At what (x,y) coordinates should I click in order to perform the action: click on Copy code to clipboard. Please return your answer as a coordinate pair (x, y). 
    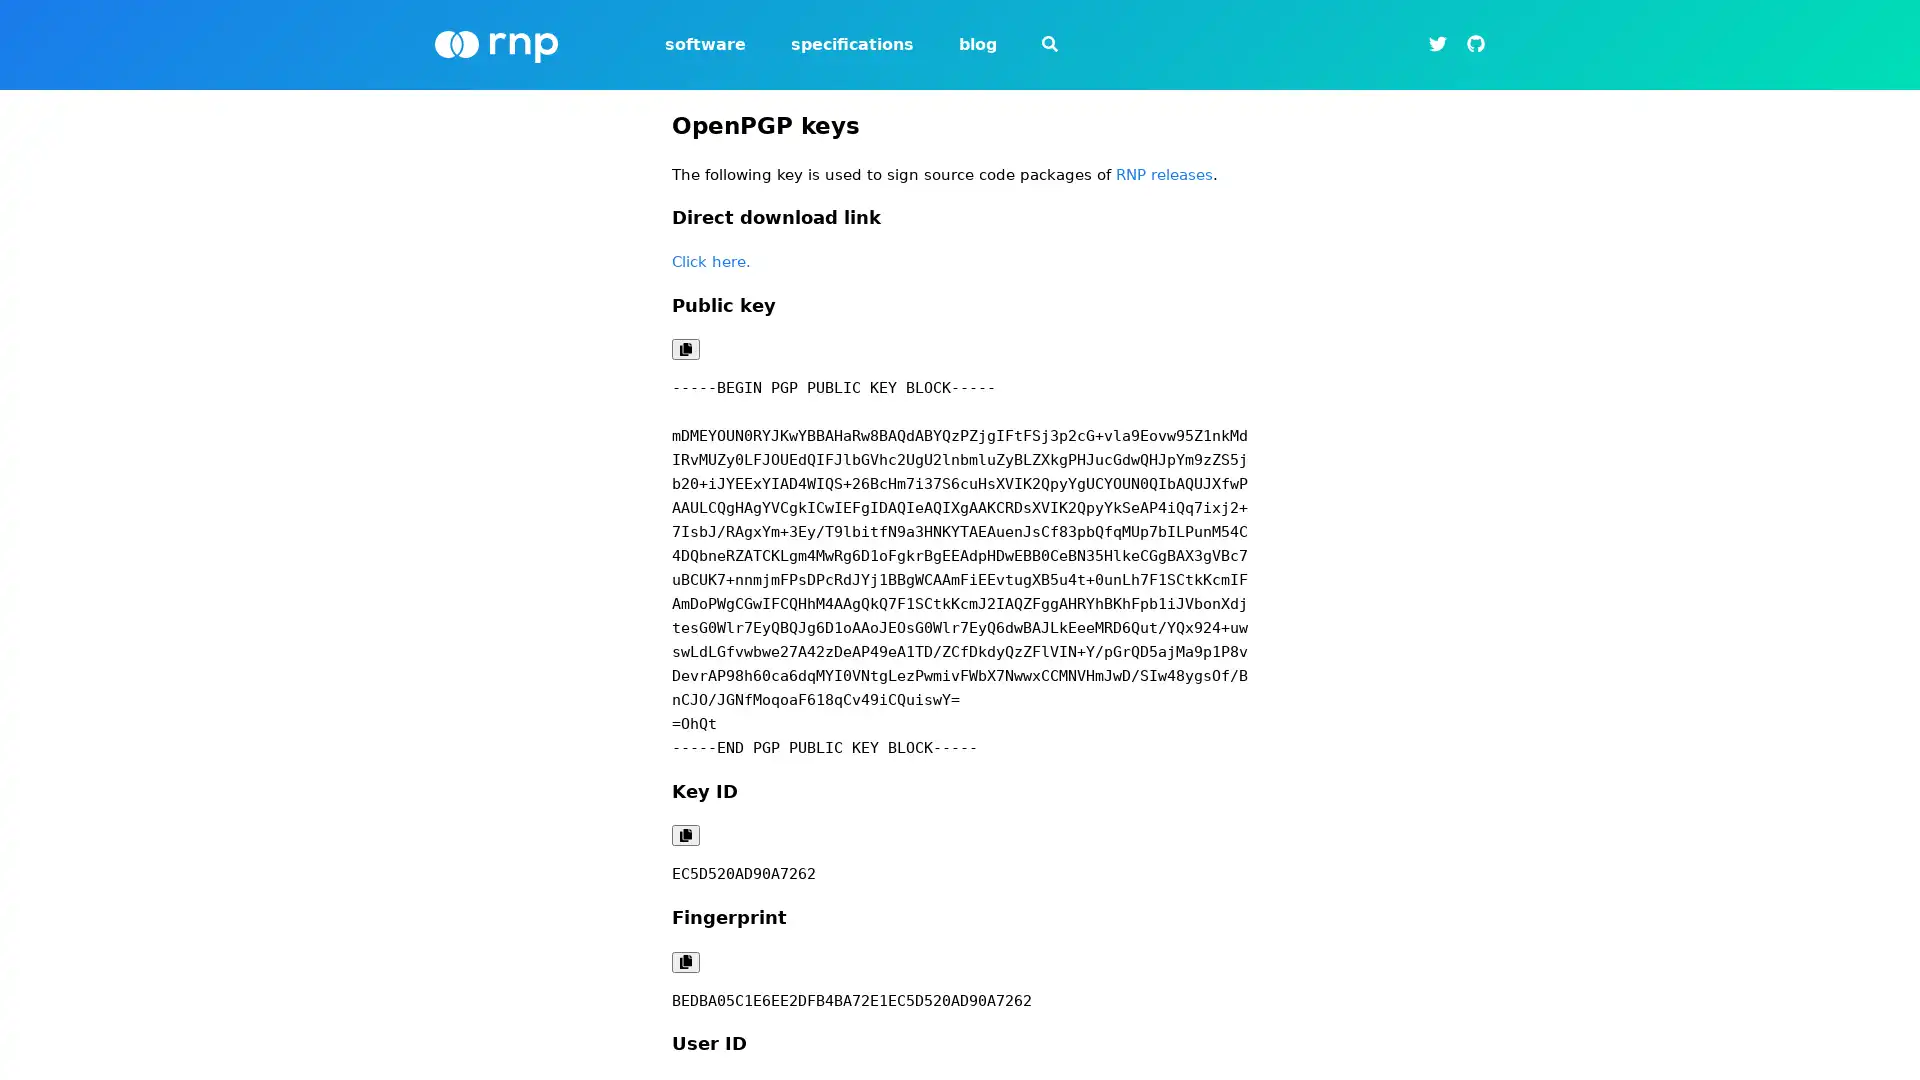
    Looking at the image, I should click on (685, 348).